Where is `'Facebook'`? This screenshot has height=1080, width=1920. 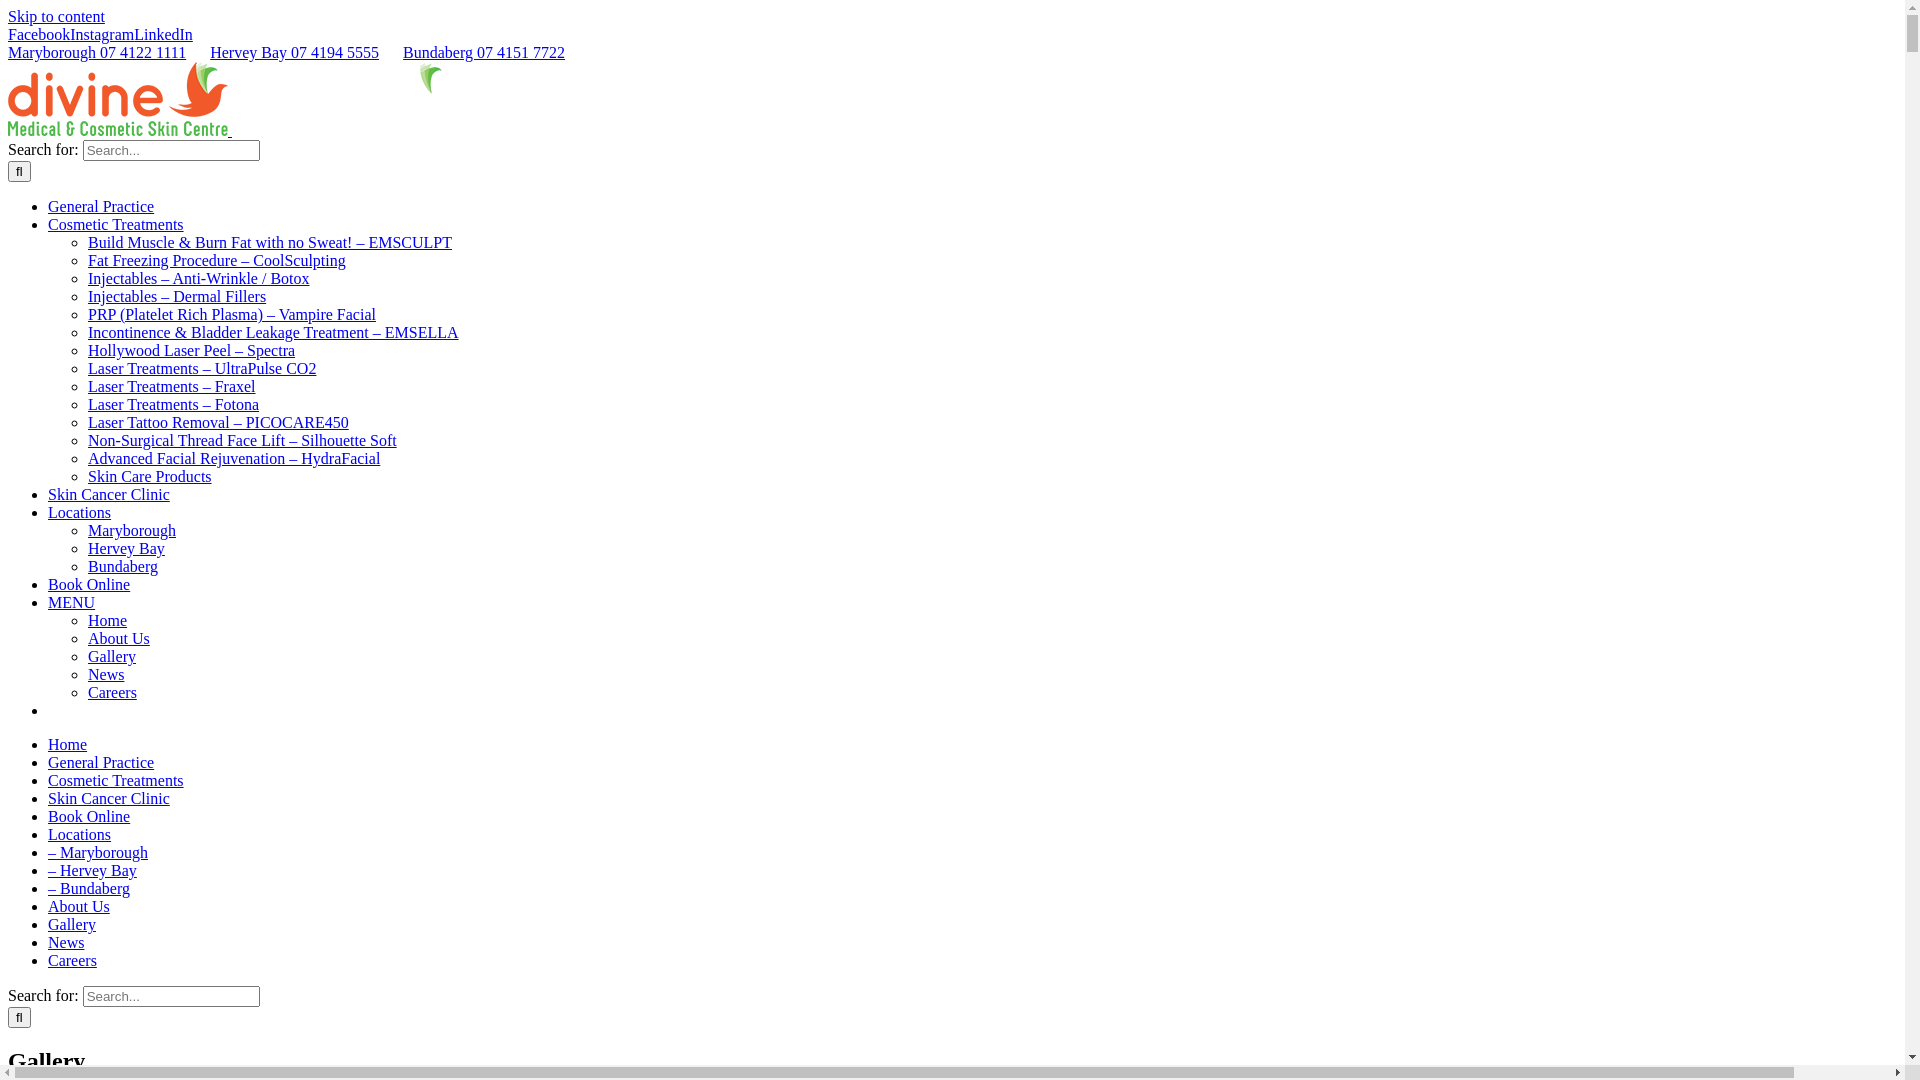
'Facebook' is located at coordinates (38, 34).